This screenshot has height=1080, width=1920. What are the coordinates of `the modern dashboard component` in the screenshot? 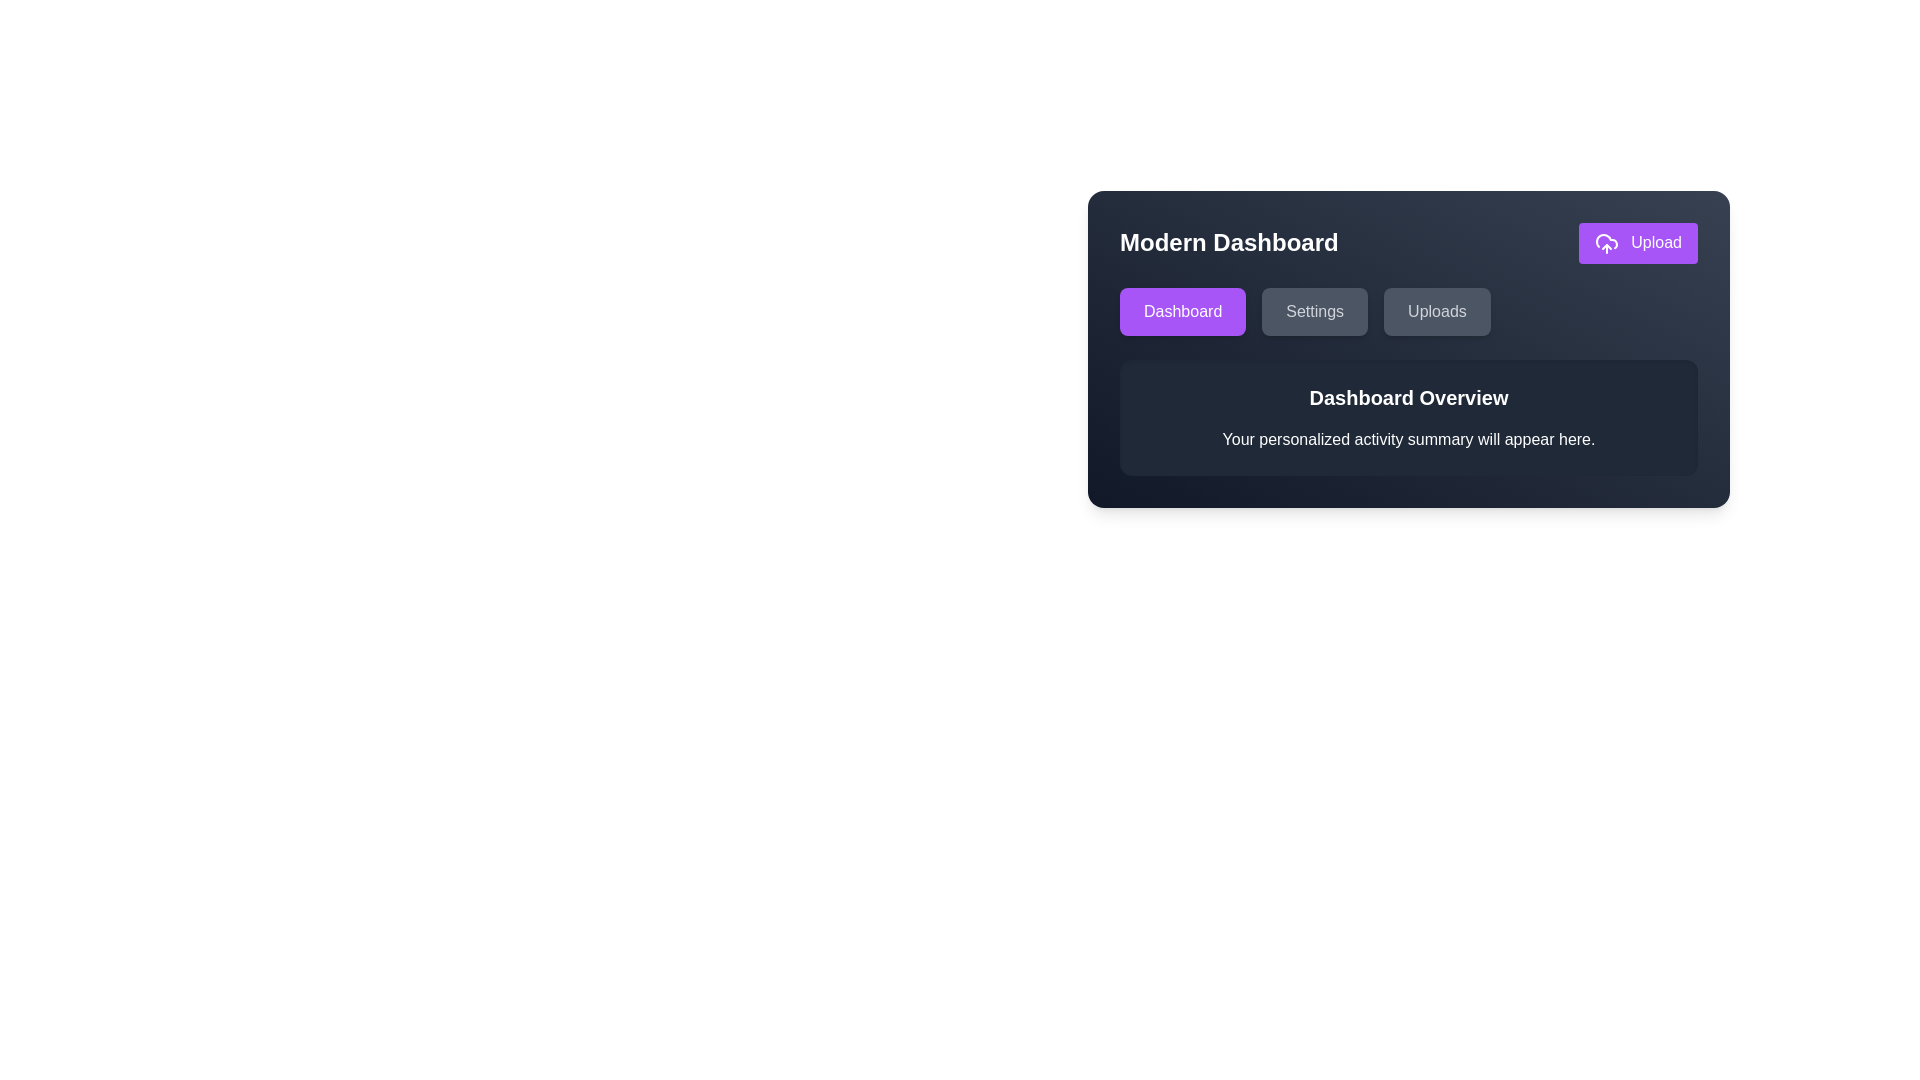 It's located at (1408, 347).